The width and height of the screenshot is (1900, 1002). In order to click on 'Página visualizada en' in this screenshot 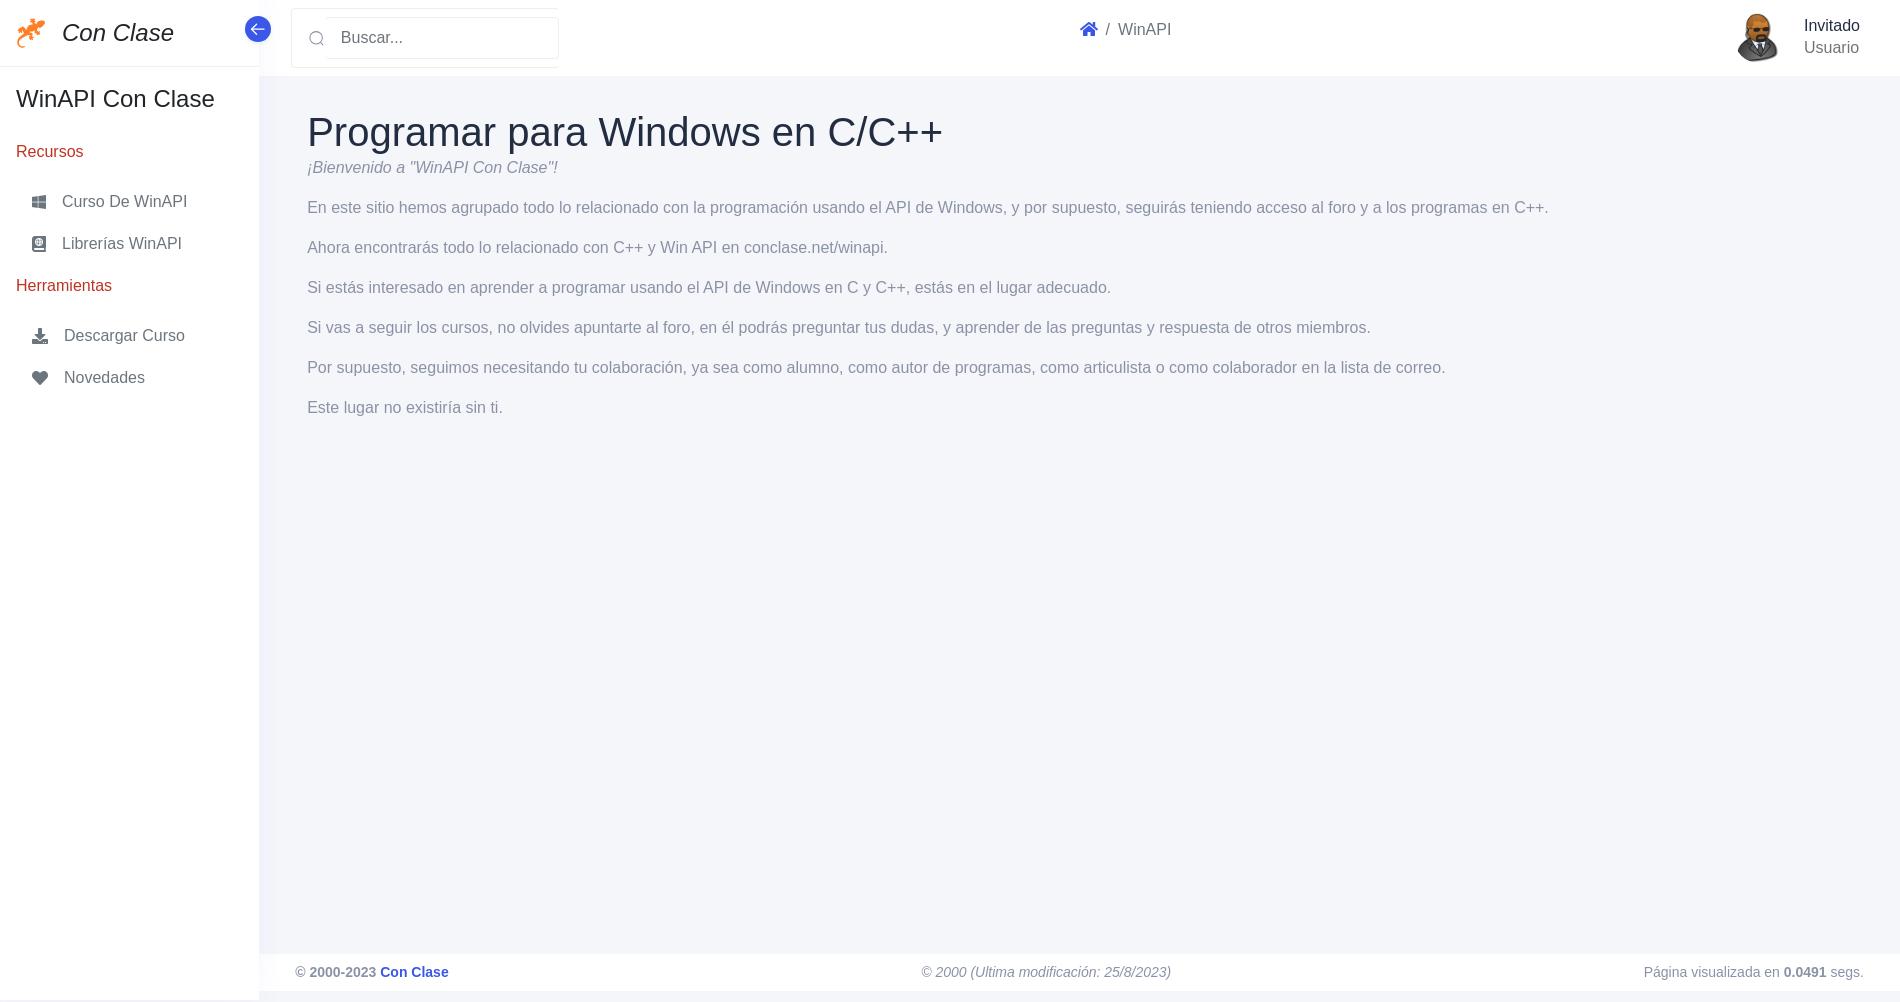, I will do `click(1712, 971)`.